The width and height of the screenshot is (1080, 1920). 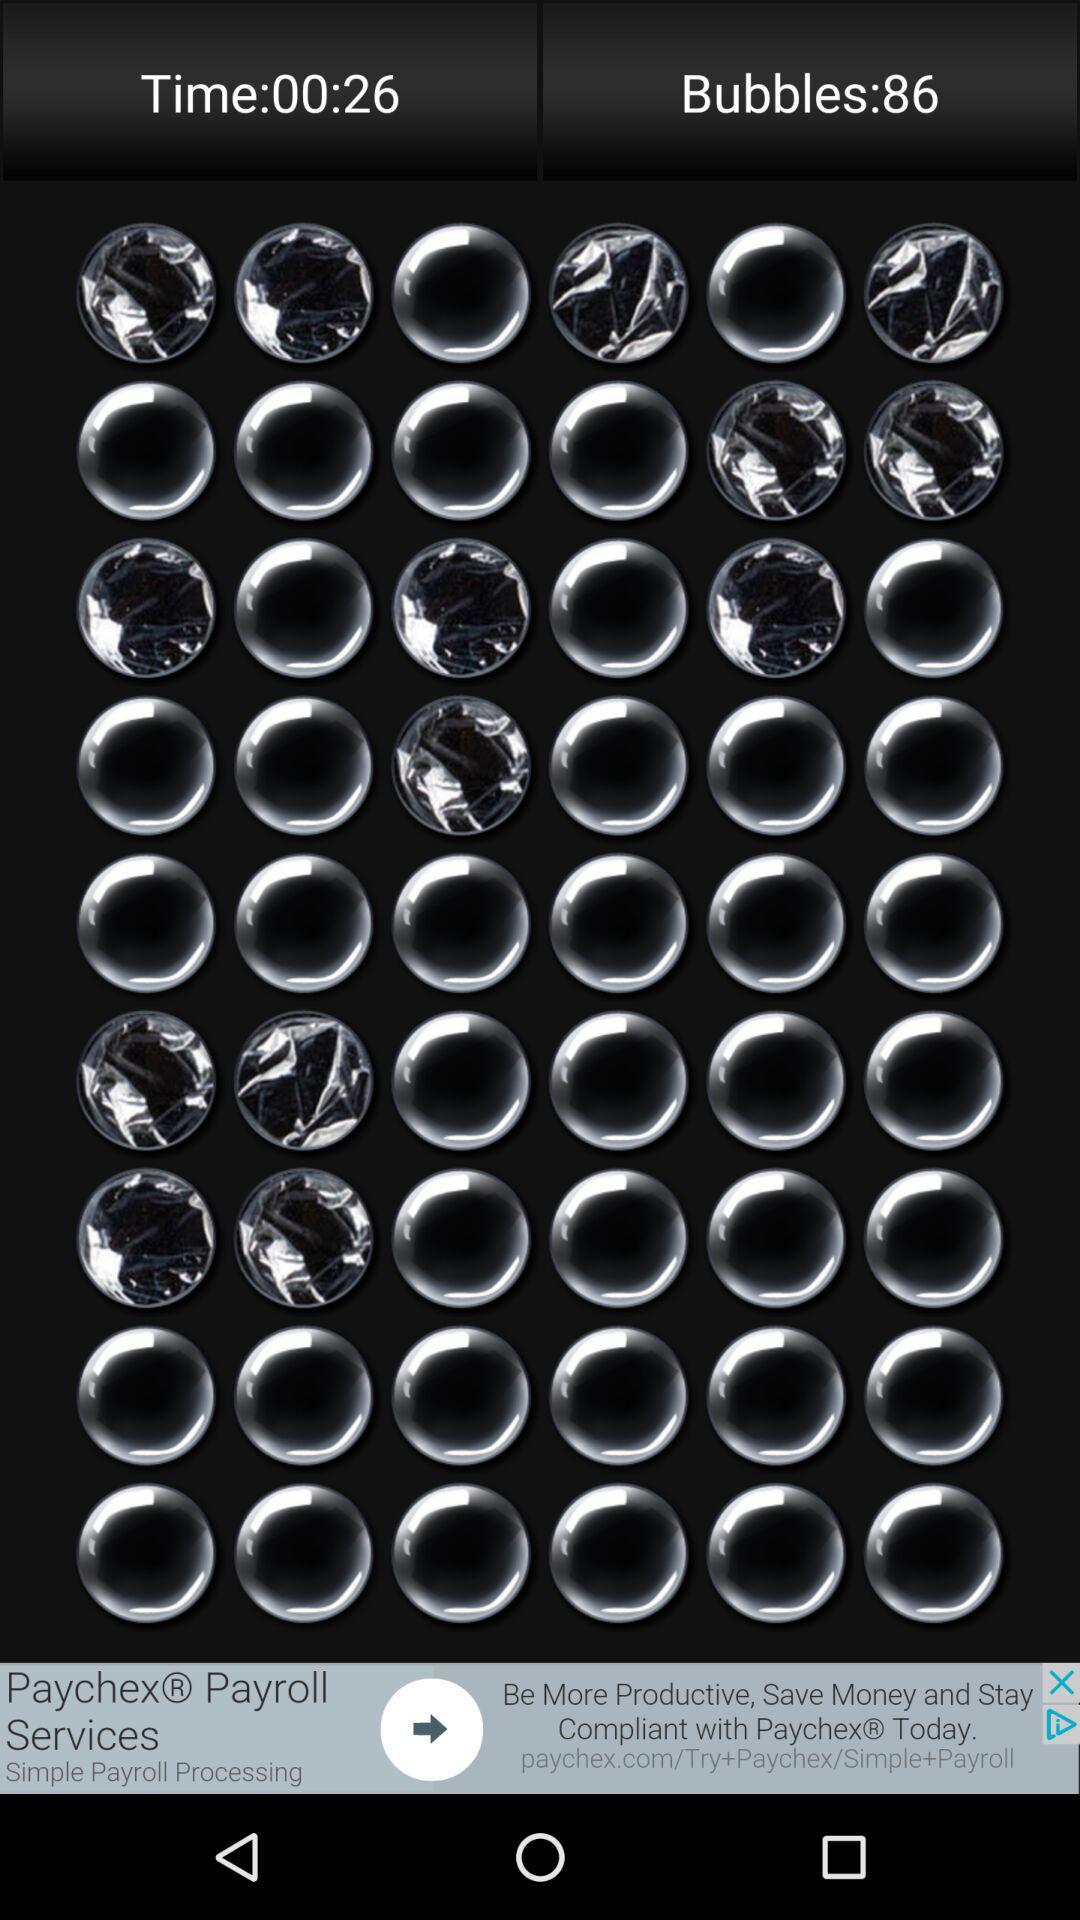 I want to click on pop a bubble, so click(x=933, y=1552).